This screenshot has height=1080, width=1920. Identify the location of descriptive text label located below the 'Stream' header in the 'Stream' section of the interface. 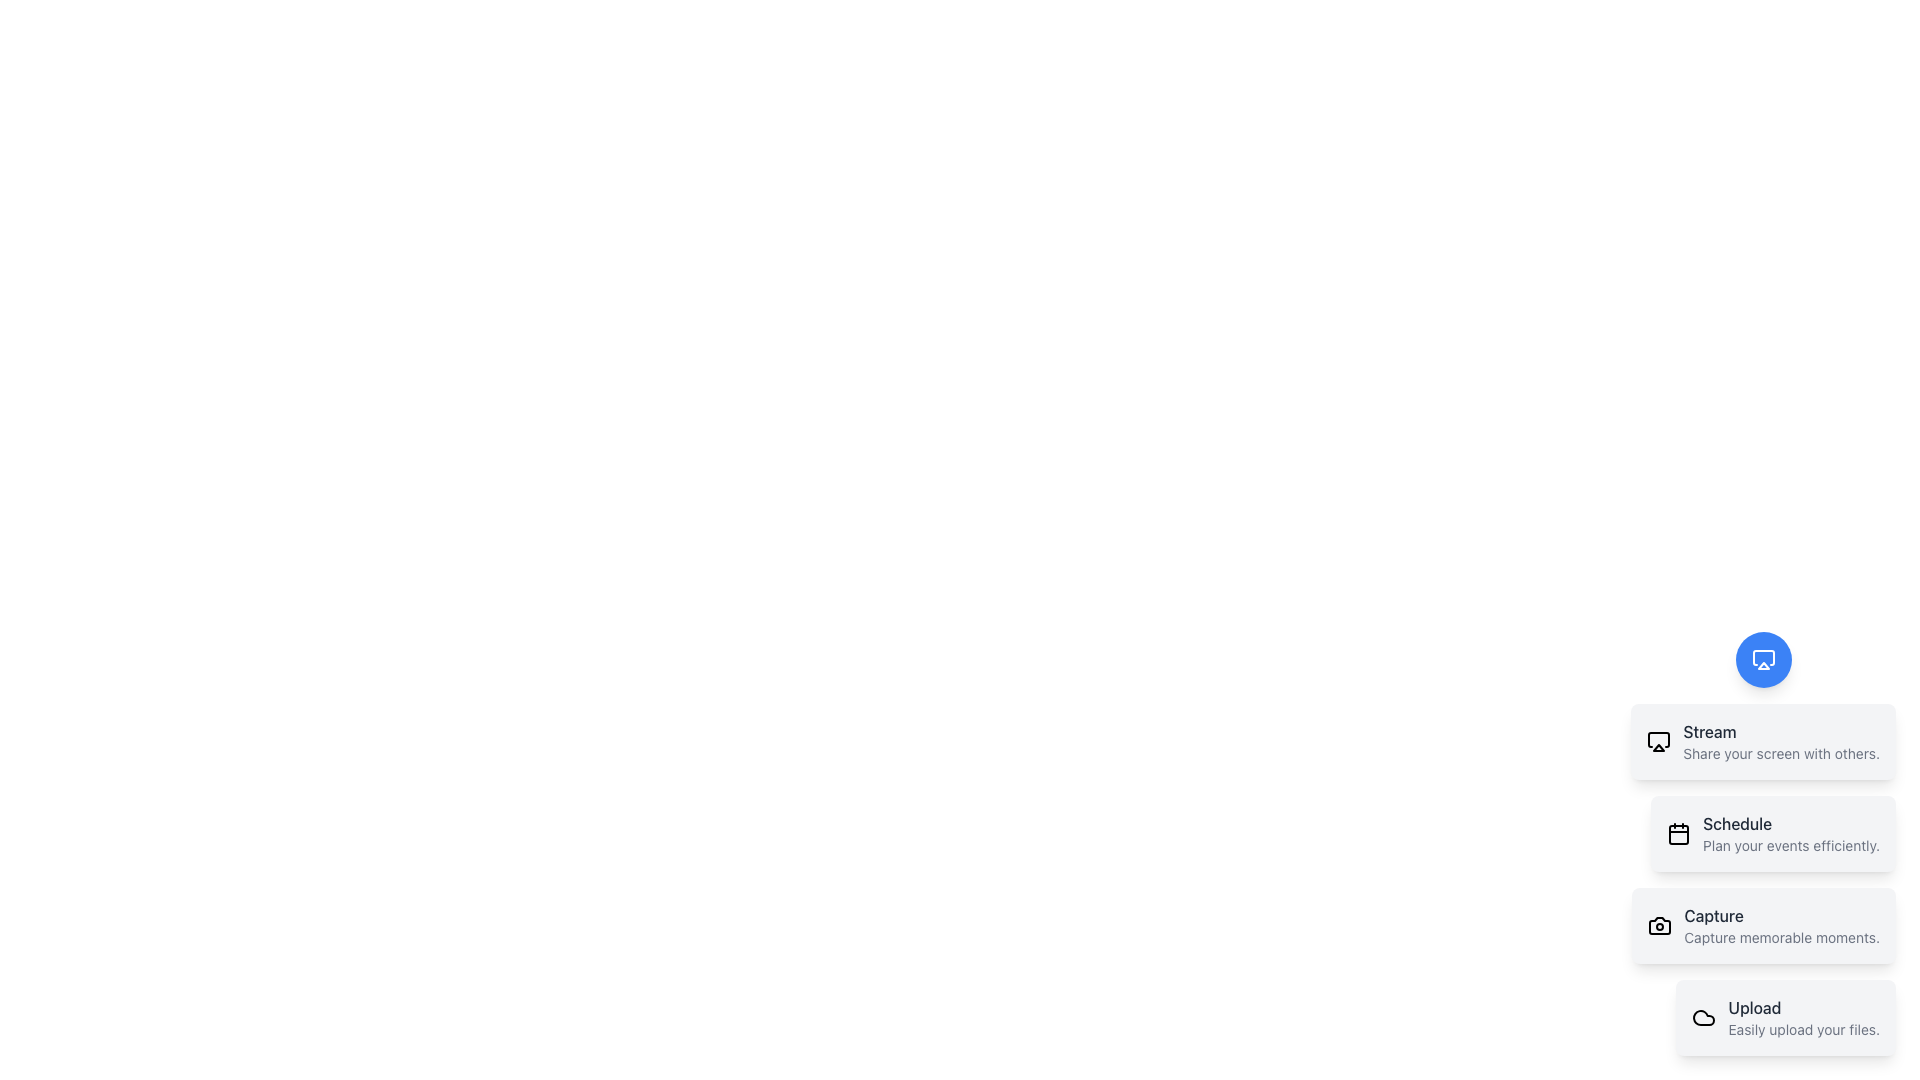
(1781, 753).